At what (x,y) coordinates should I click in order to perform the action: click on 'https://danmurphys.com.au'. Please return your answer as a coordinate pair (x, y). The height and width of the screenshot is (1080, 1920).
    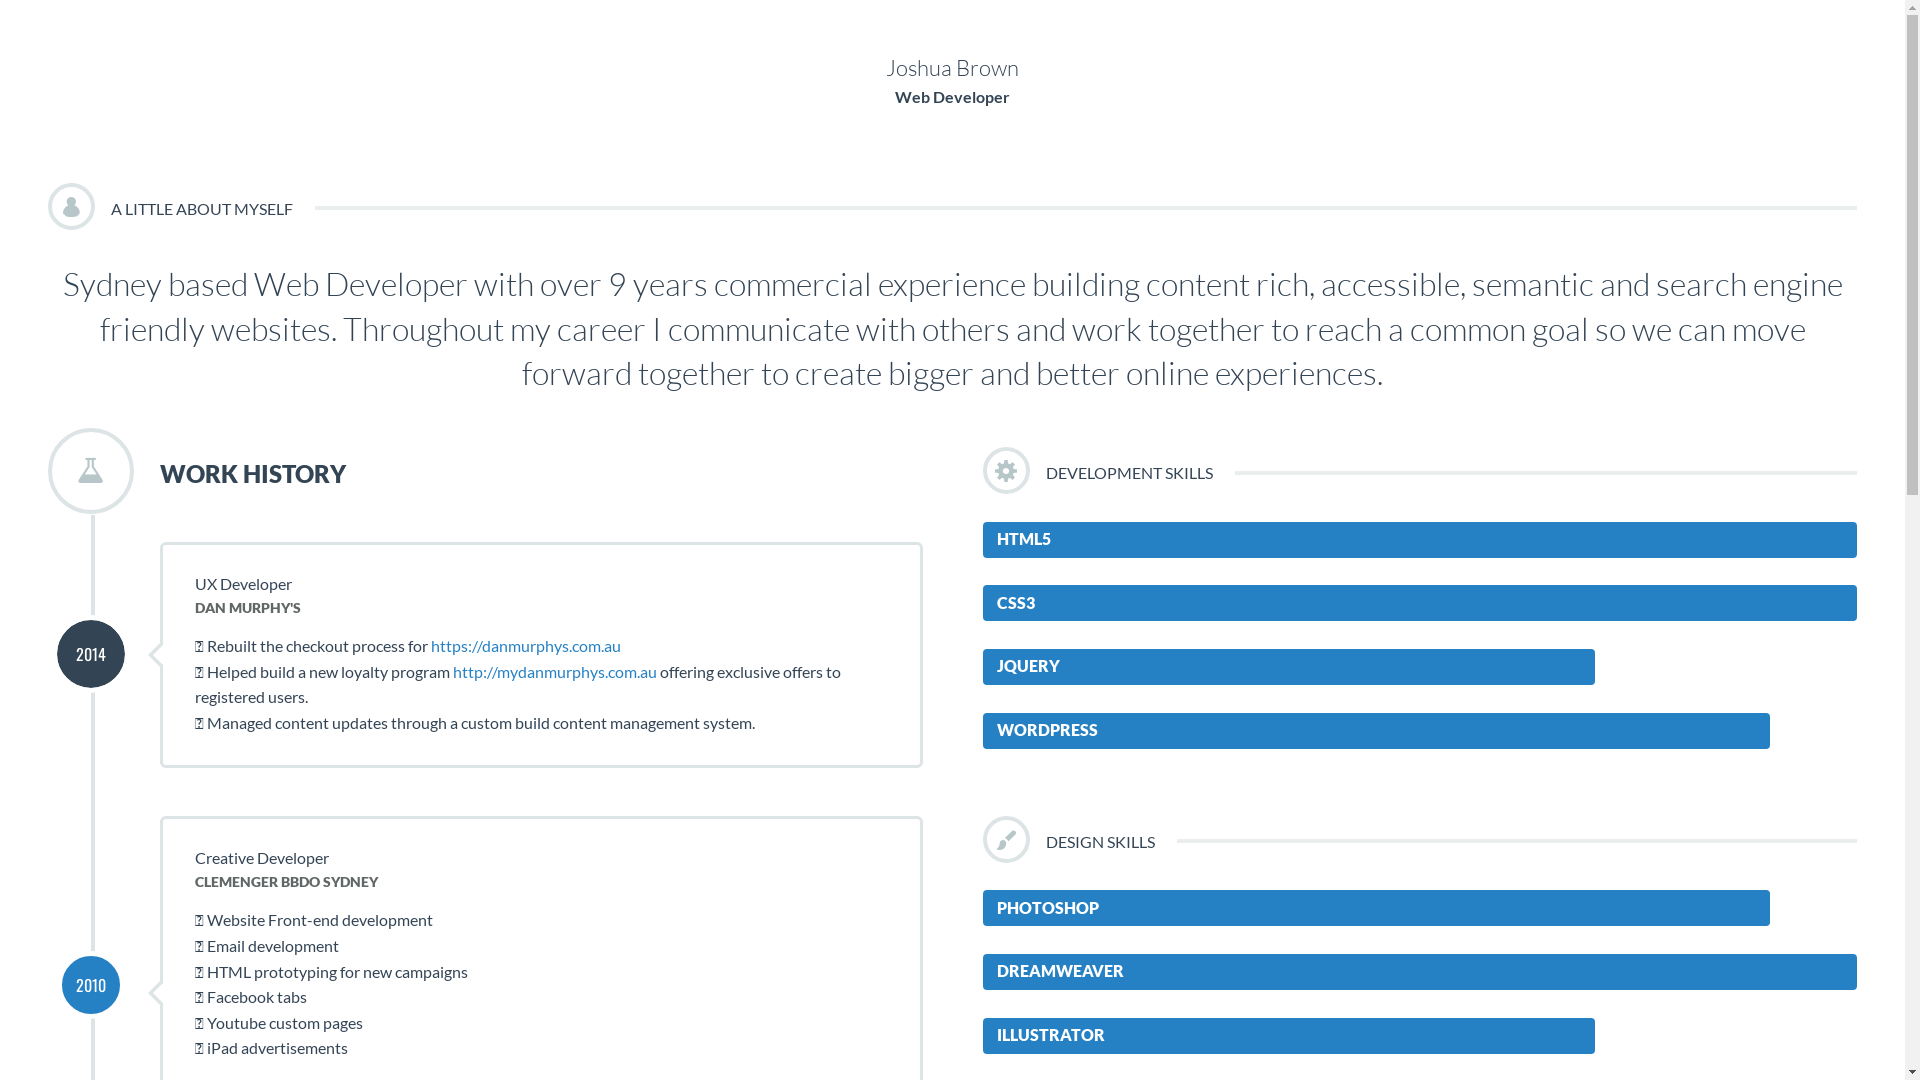
    Looking at the image, I should click on (430, 645).